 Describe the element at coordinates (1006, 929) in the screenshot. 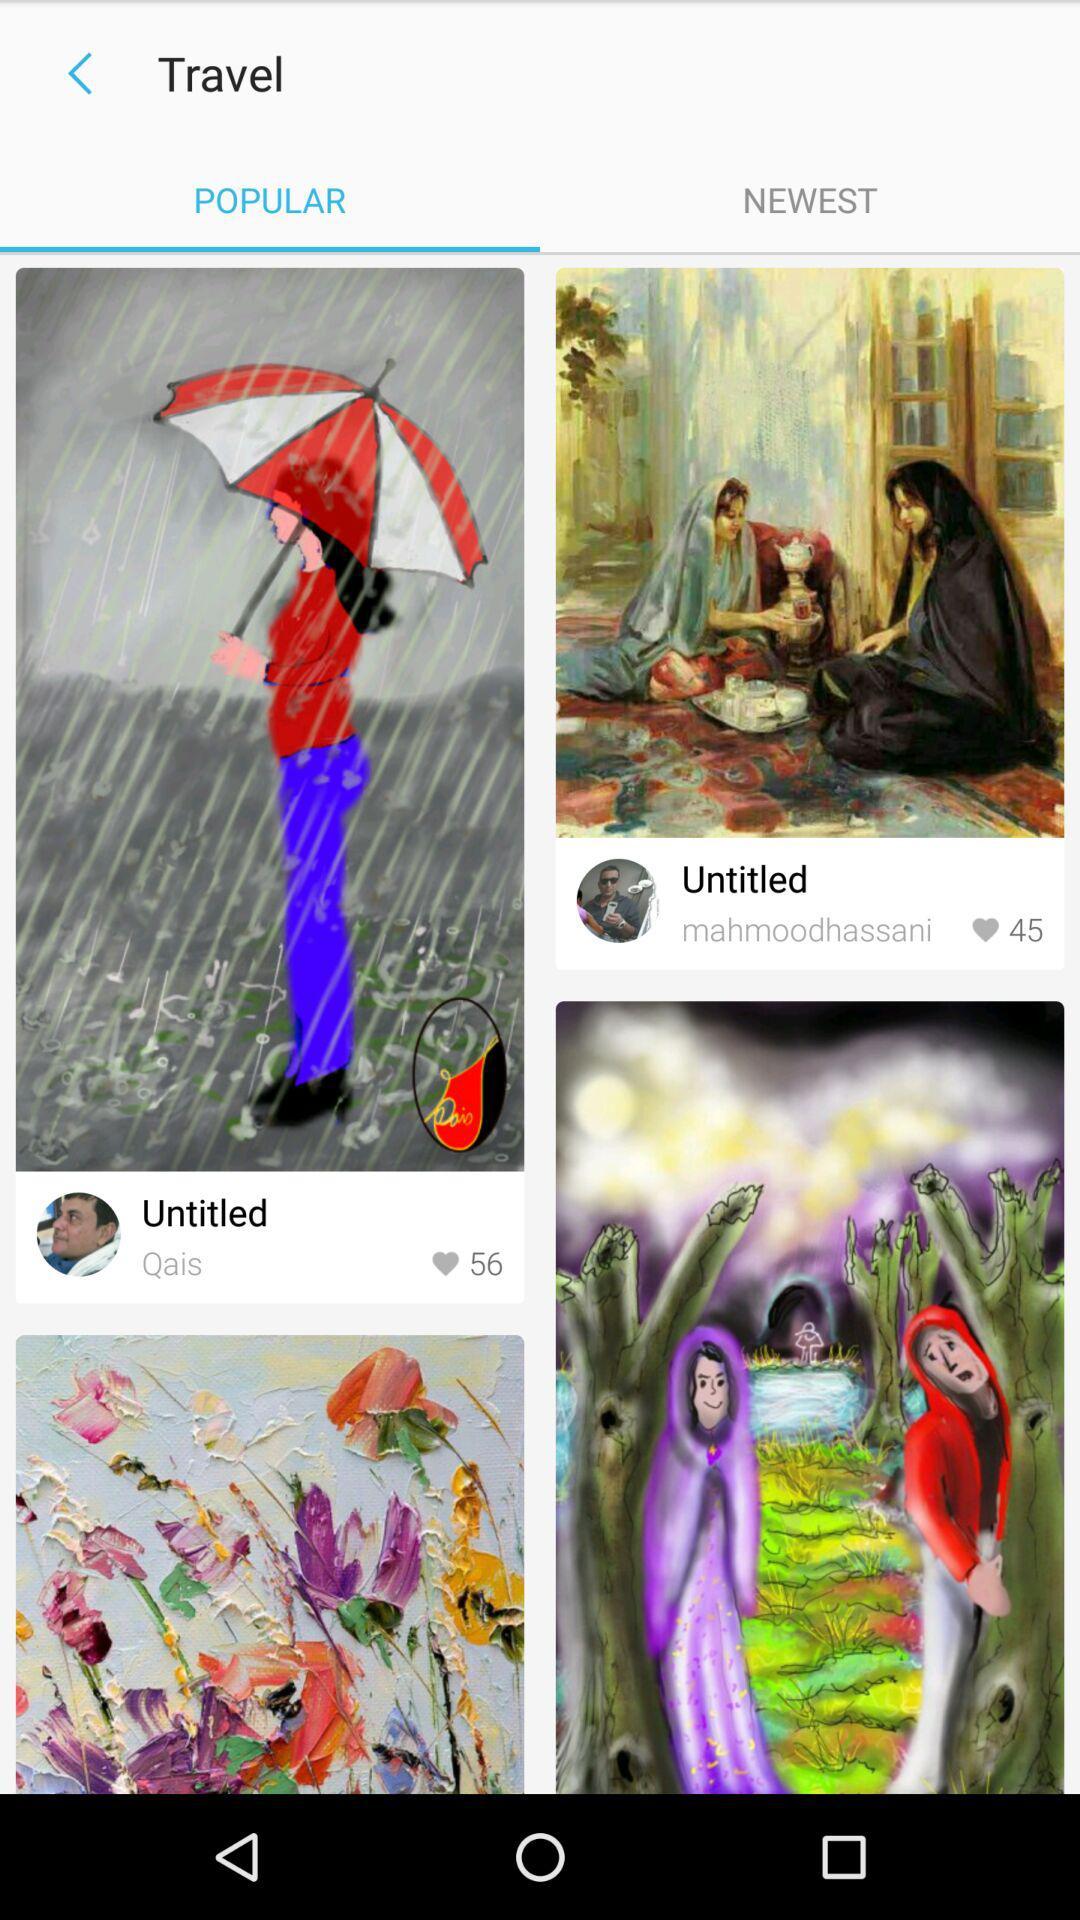

I see `45 item` at that location.